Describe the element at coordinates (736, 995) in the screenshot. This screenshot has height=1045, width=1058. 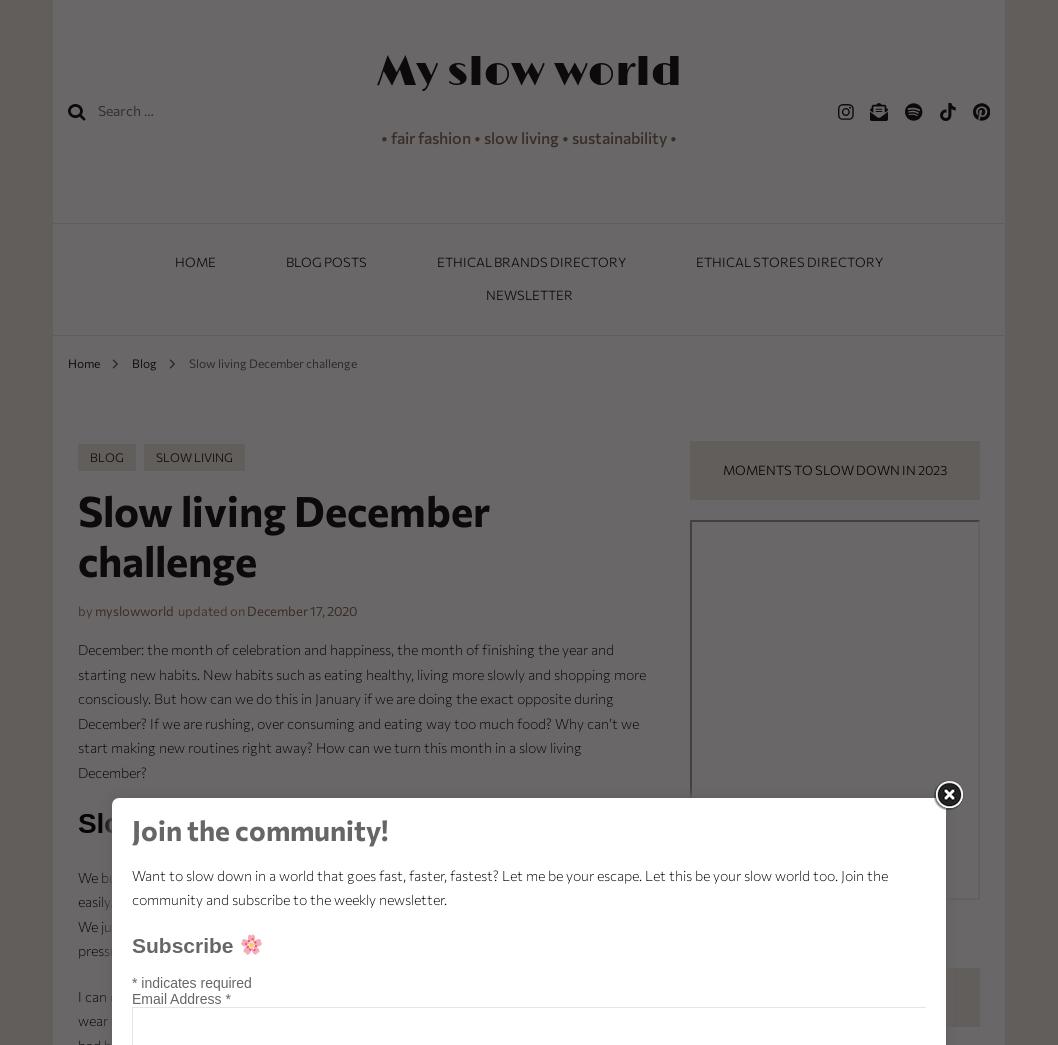
I see `'Sign up for the newsletter'` at that location.